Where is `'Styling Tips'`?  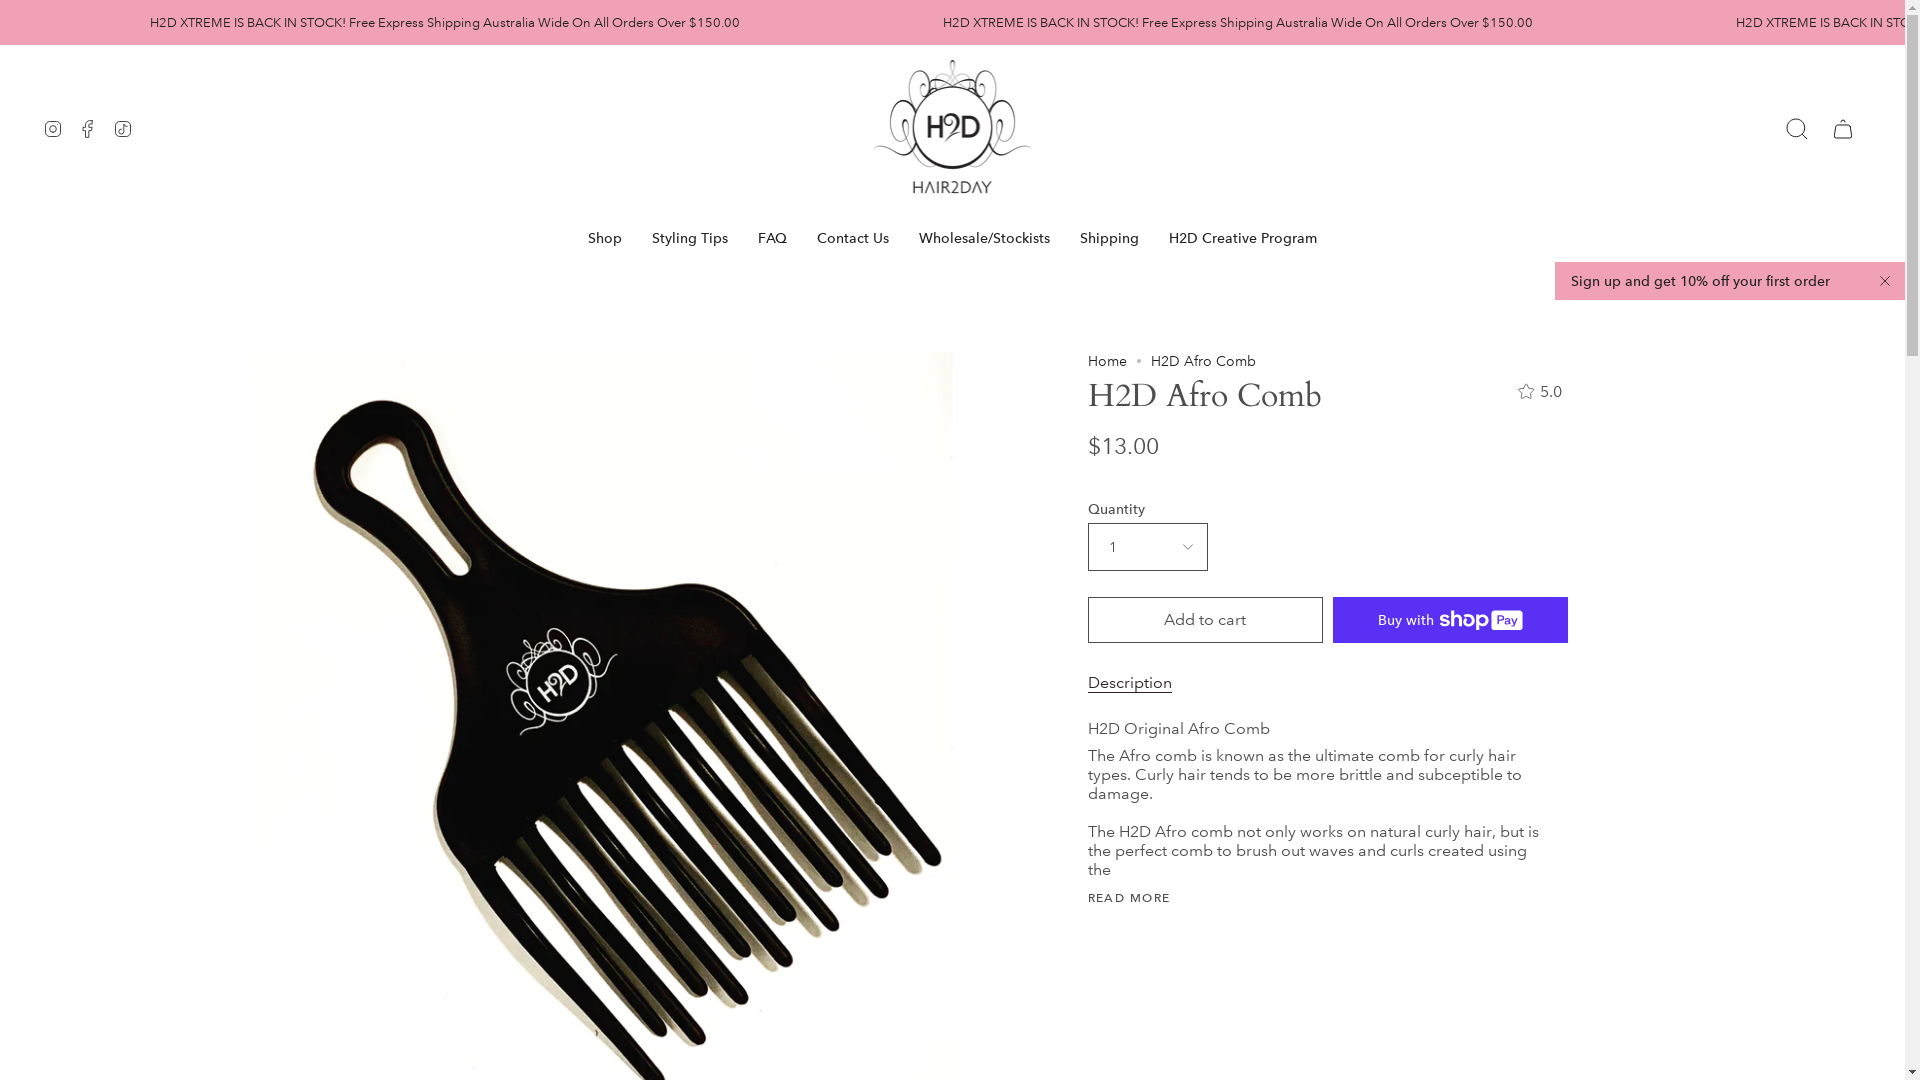 'Styling Tips' is located at coordinates (690, 237).